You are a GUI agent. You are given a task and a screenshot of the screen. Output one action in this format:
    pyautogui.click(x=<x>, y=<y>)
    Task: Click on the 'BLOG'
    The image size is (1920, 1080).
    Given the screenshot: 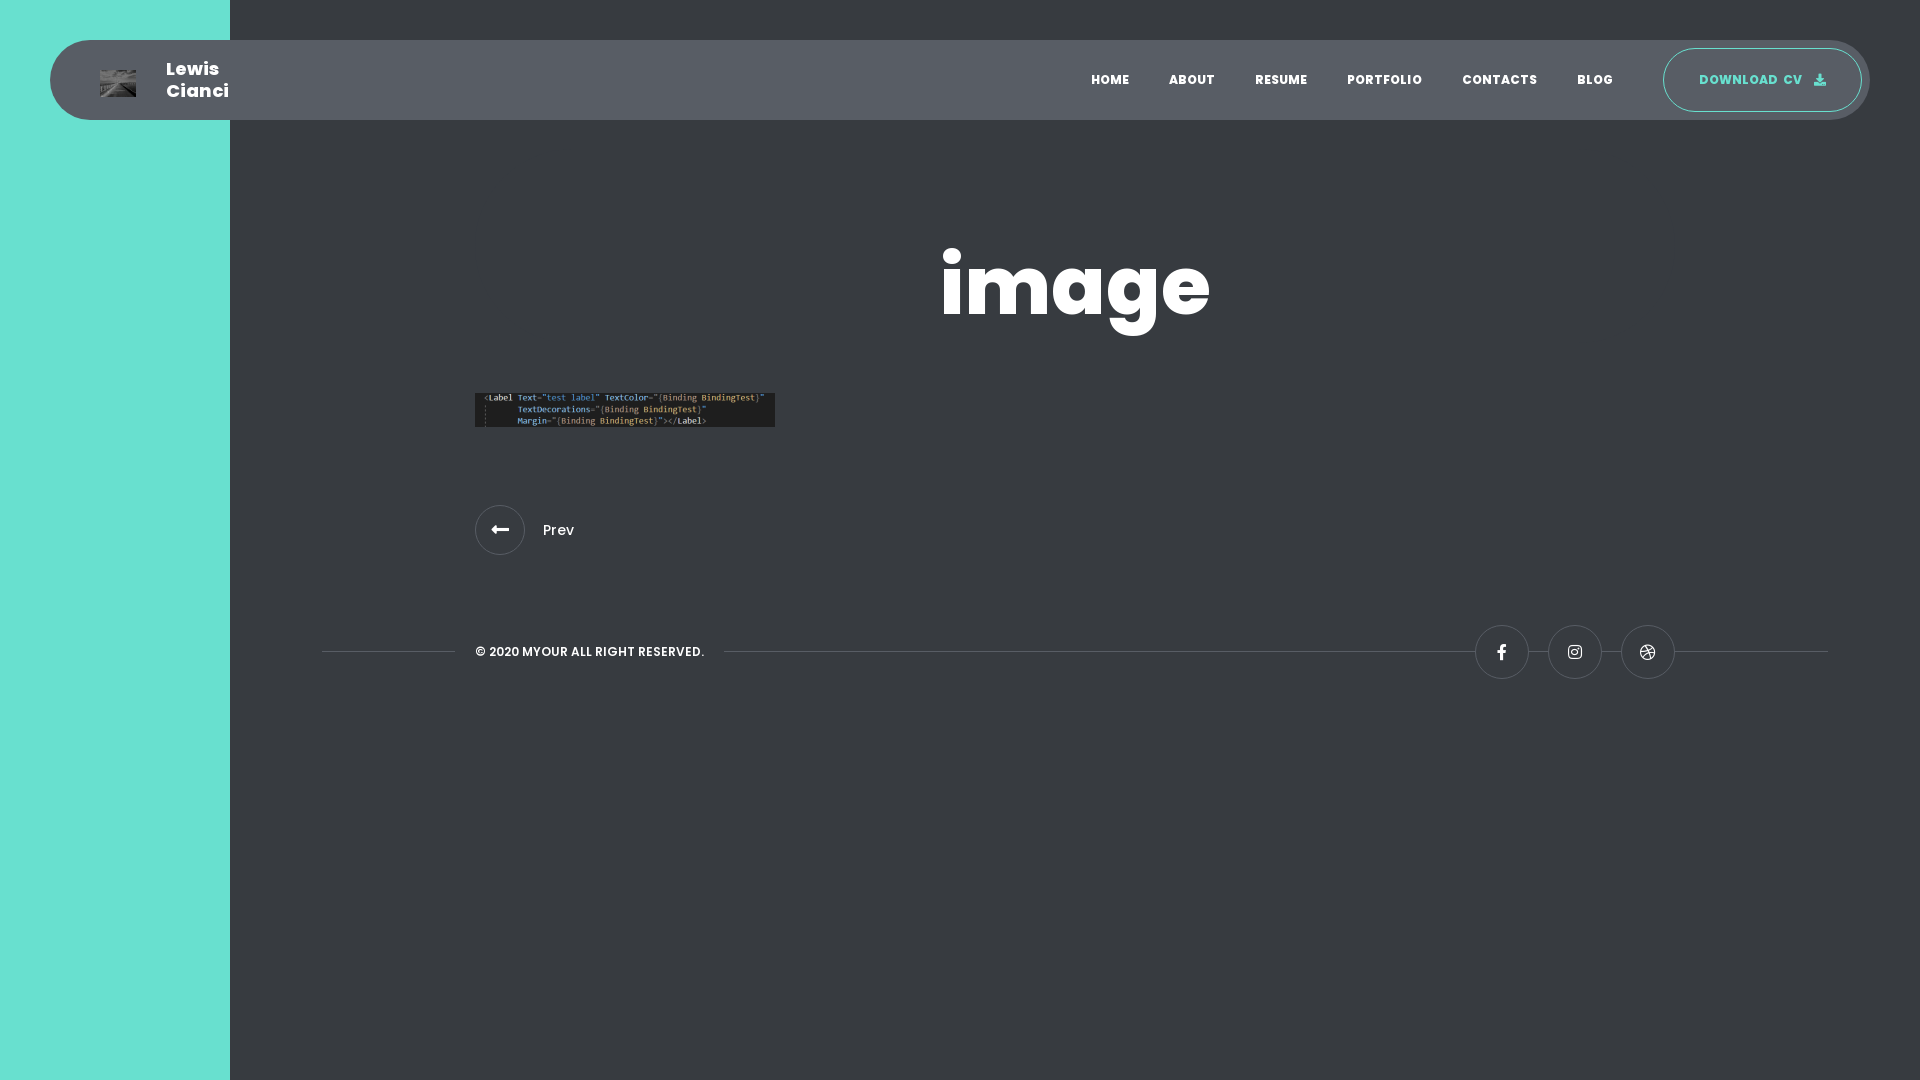 What is the action you would take?
    pyautogui.click(x=1593, y=79)
    